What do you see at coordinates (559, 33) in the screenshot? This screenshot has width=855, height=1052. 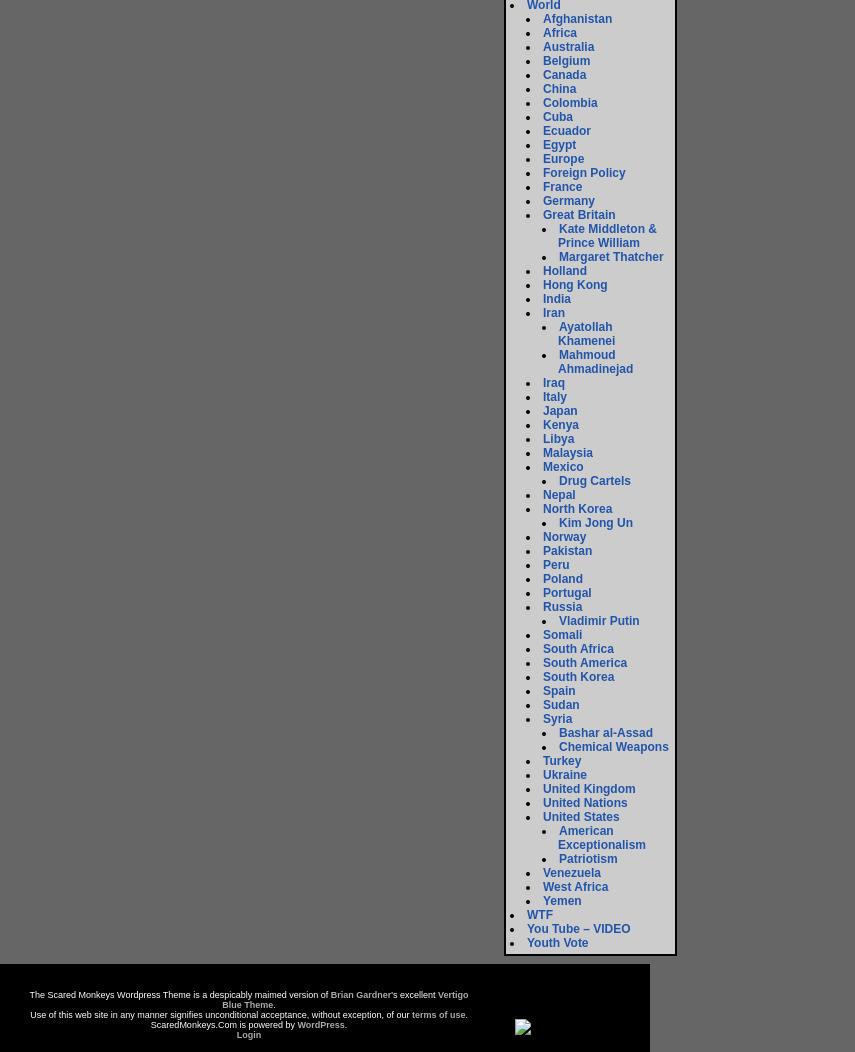 I see `'Africa'` at bounding box center [559, 33].